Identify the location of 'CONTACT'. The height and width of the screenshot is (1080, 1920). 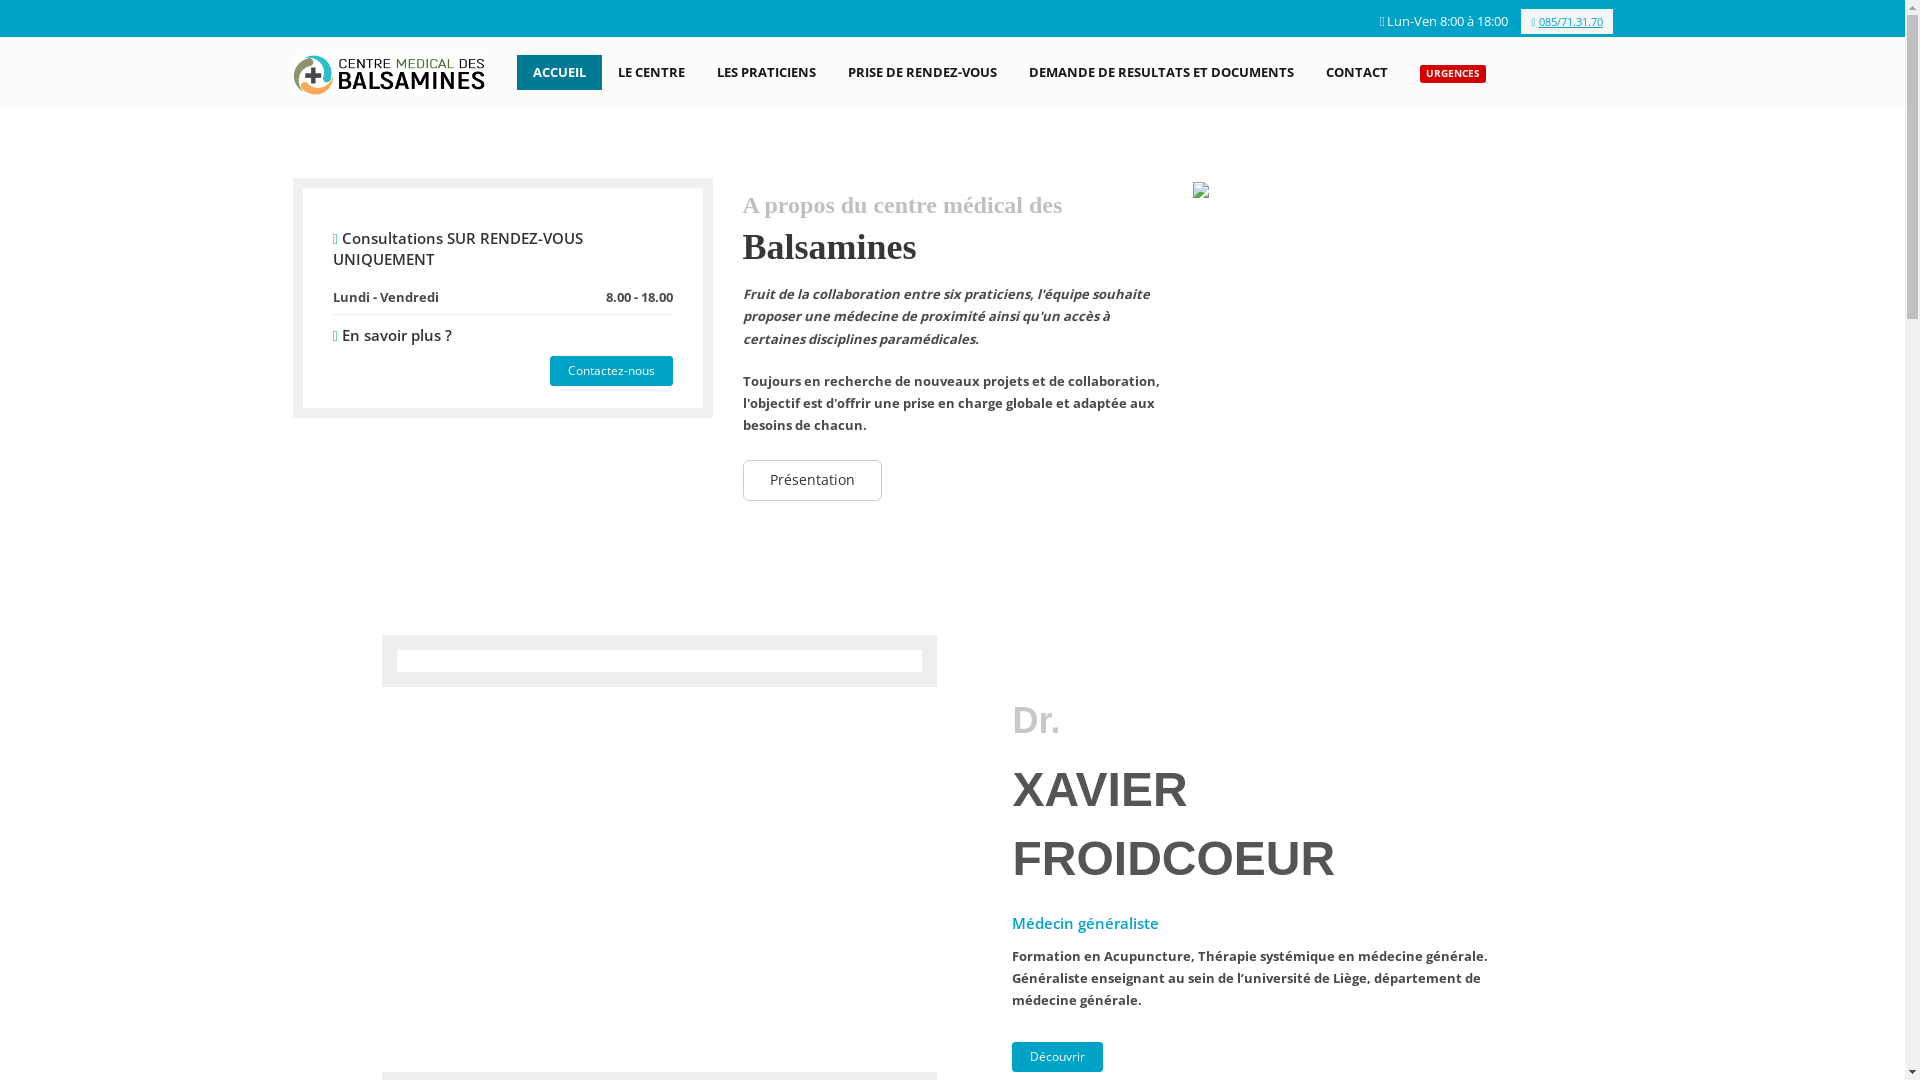
(1310, 71).